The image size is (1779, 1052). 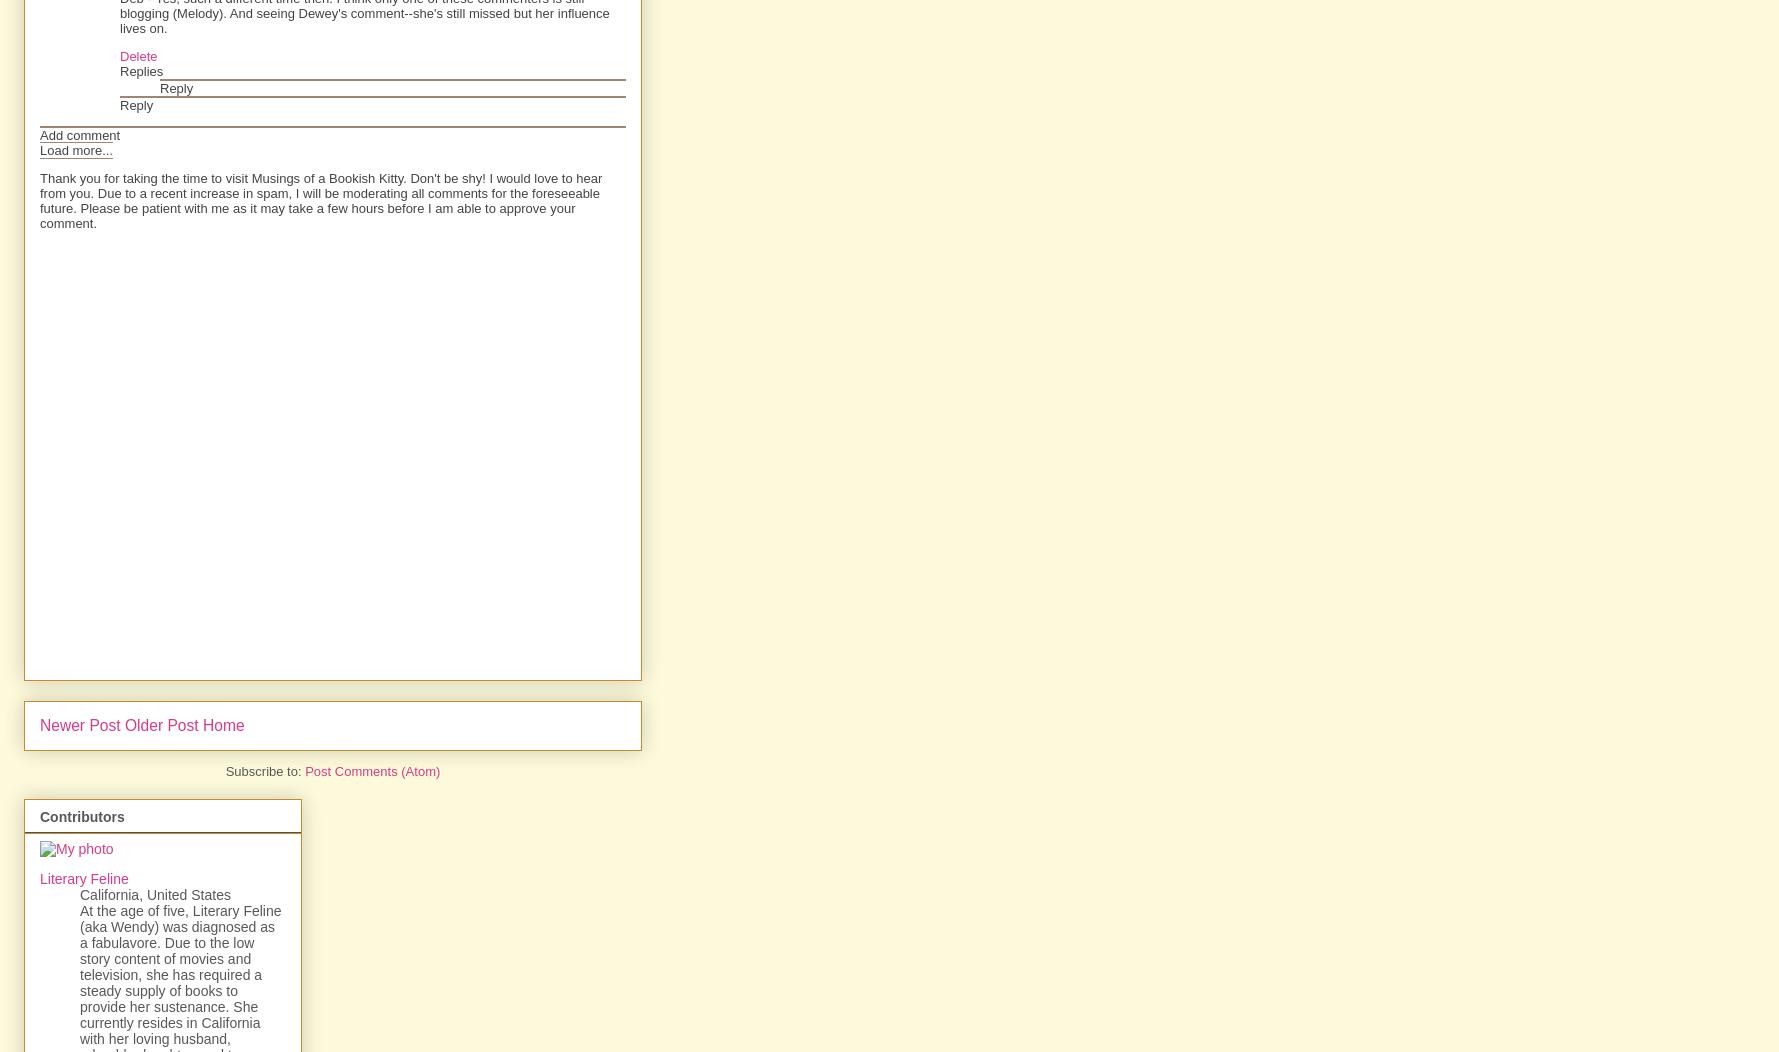 What do you see at coordinates (82, 877) in the screenshot?
I see `'Literary Feline'` at bounding box center [82, 877].